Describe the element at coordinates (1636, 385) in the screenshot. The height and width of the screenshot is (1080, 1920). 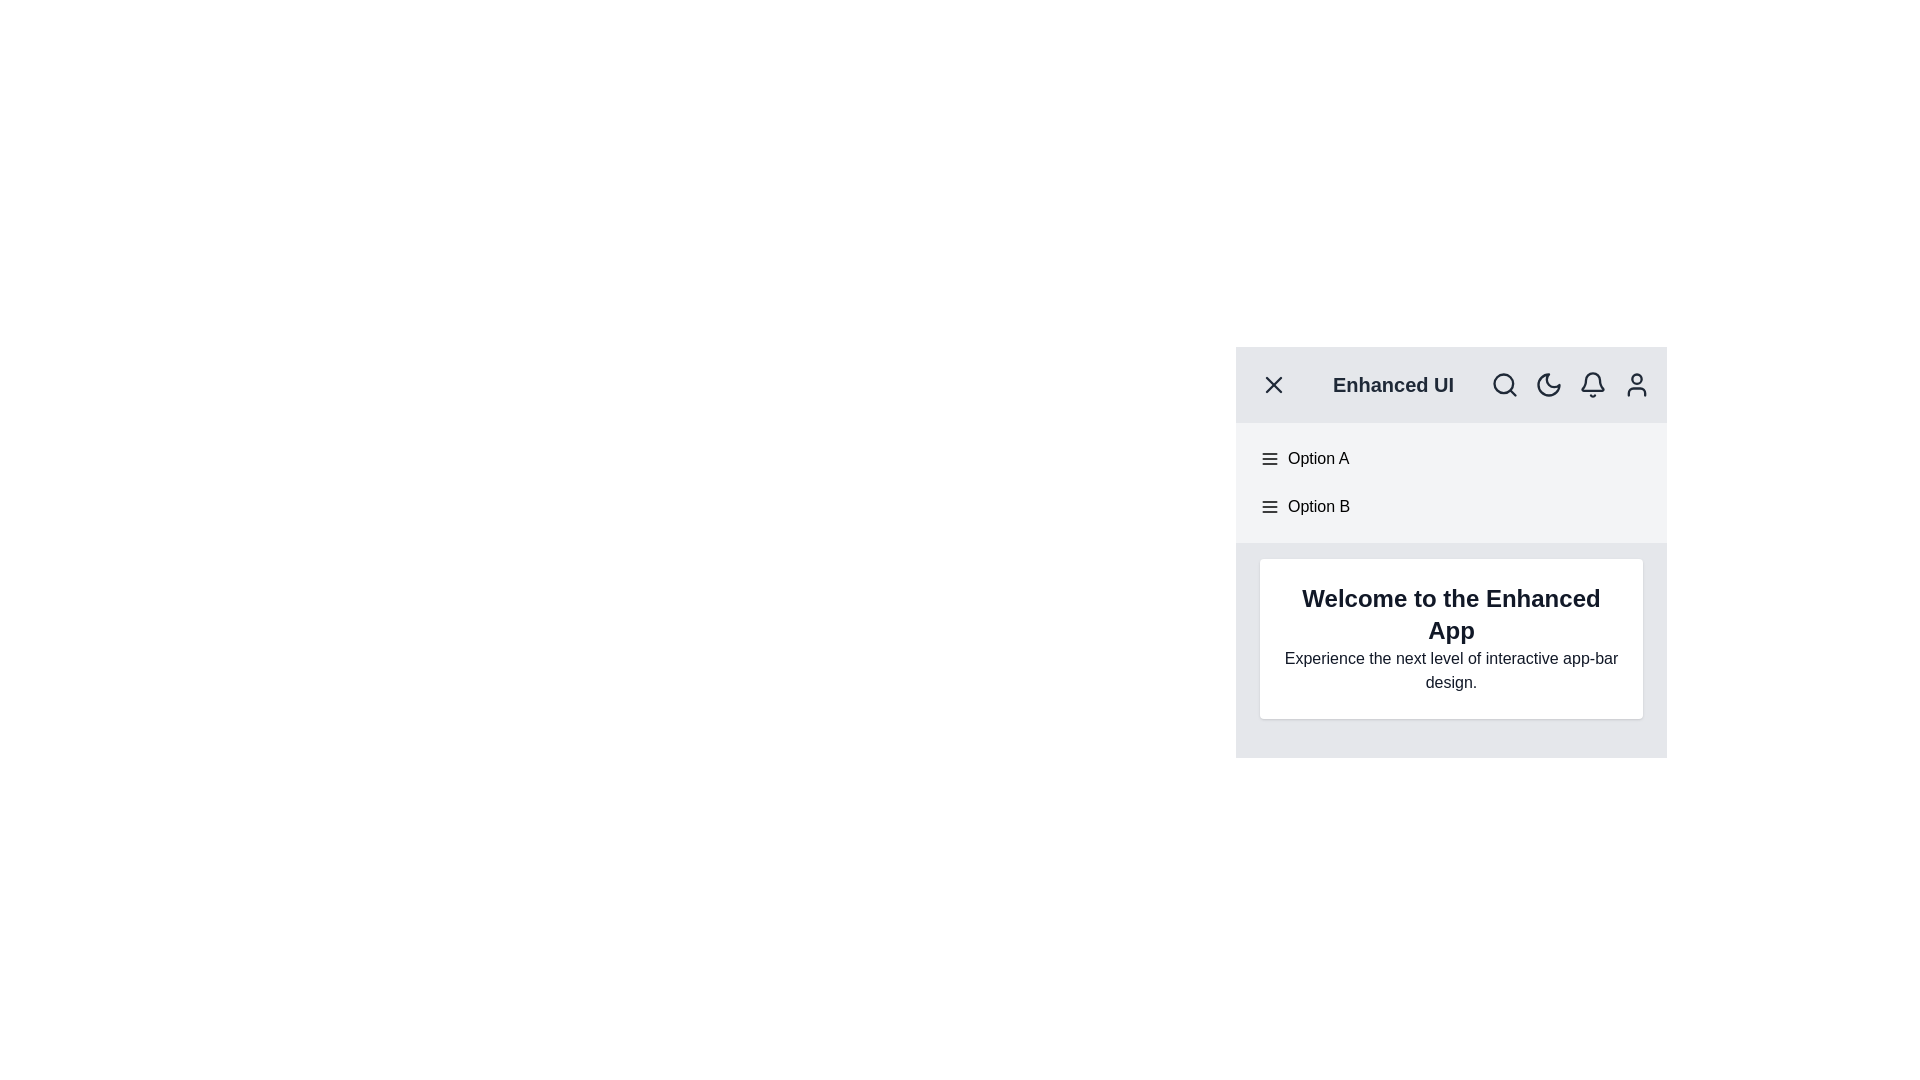
I see `the user profile icon` at that location.